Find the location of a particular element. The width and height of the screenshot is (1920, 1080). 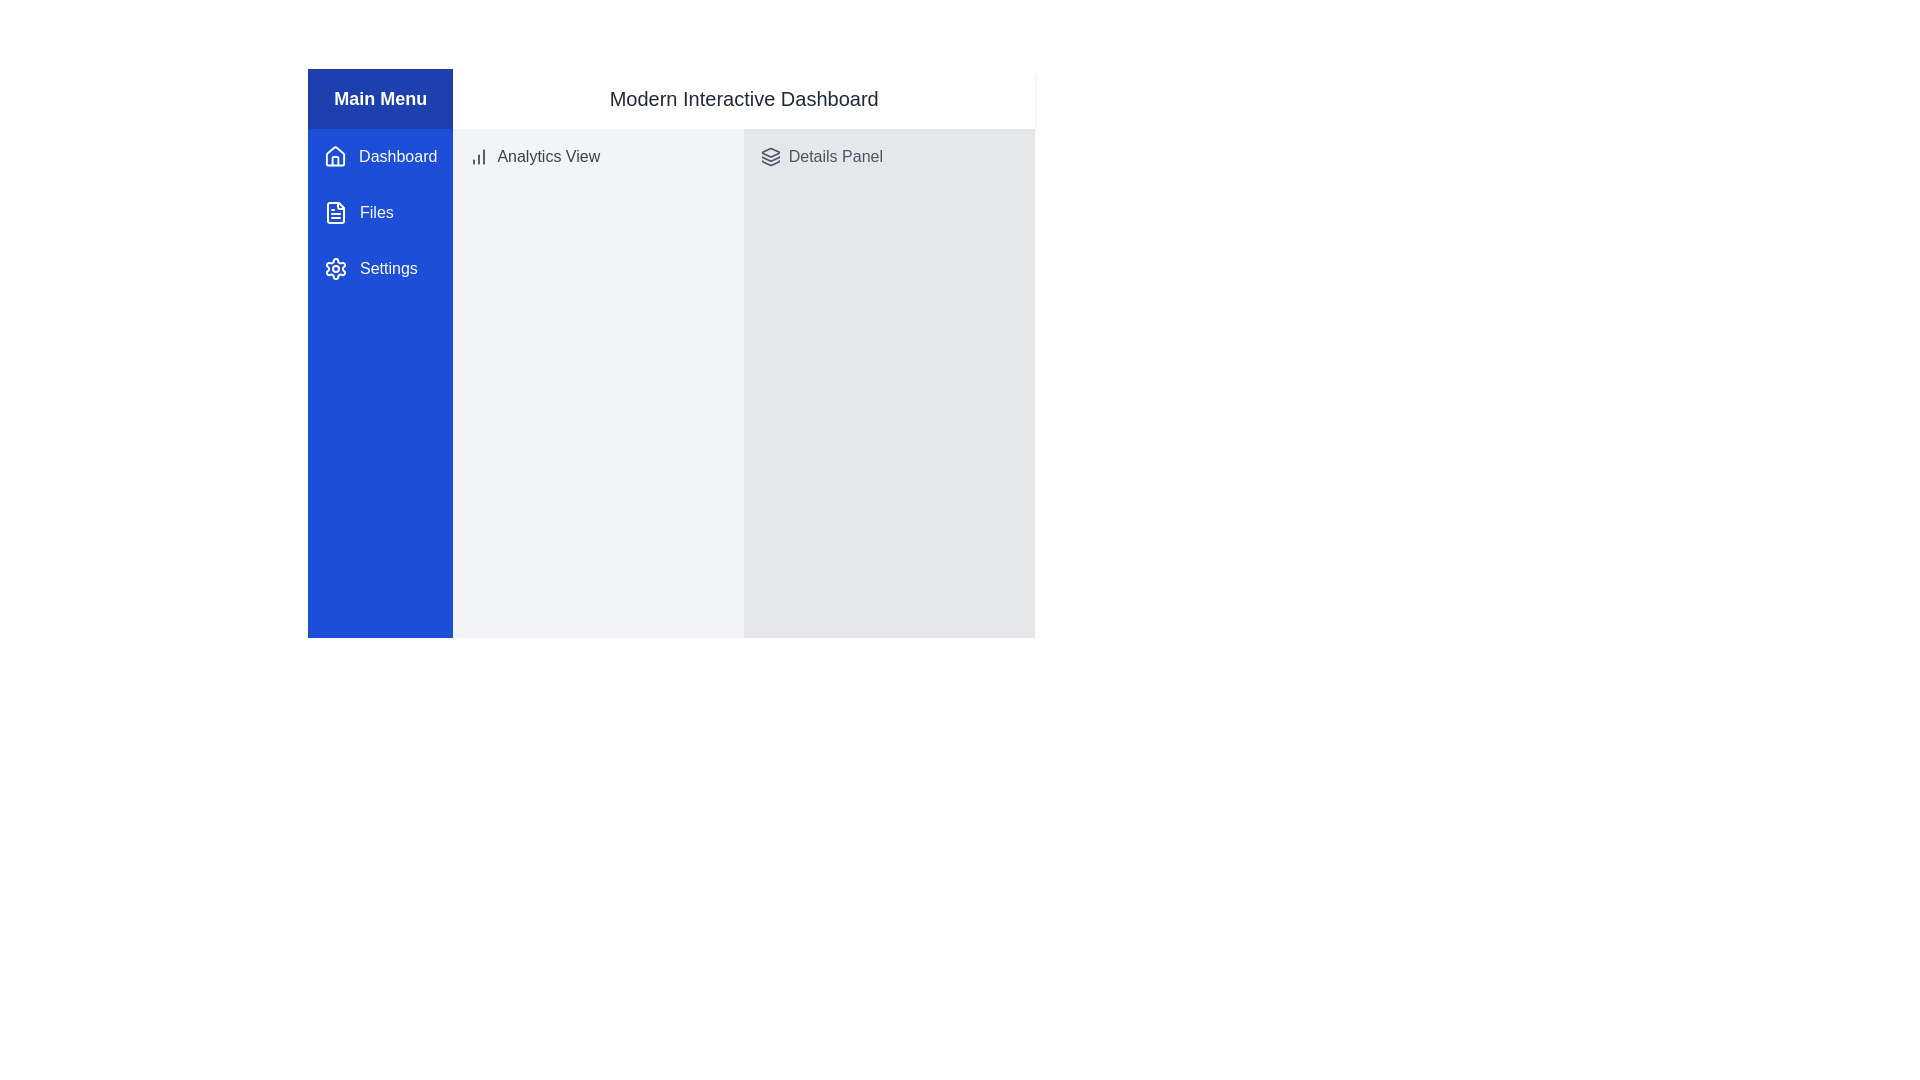

the analytics icon located to the left of the 'Analytics View' label in the top-left section of the main content area is located at coordinates (478, 156).